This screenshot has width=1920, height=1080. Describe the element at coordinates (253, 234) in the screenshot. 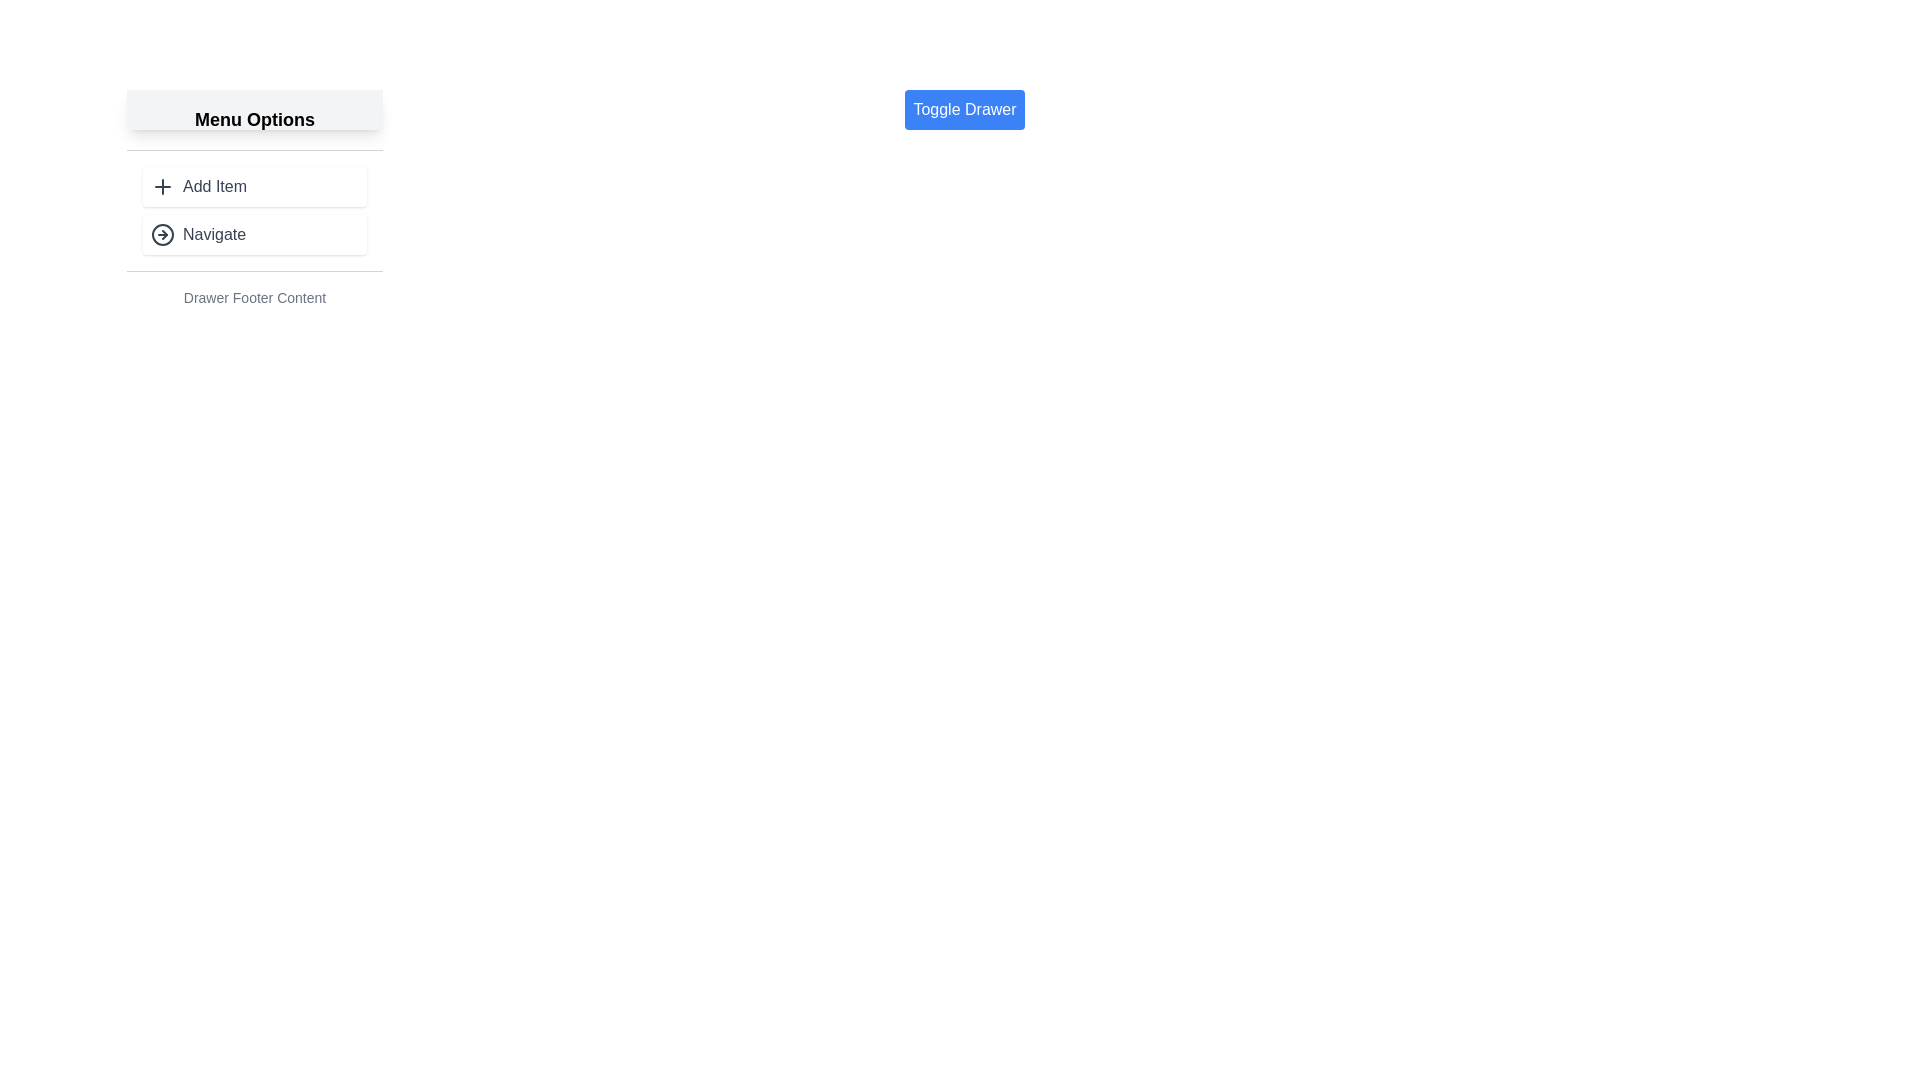

I see `the 'Navigate' button` at that location.